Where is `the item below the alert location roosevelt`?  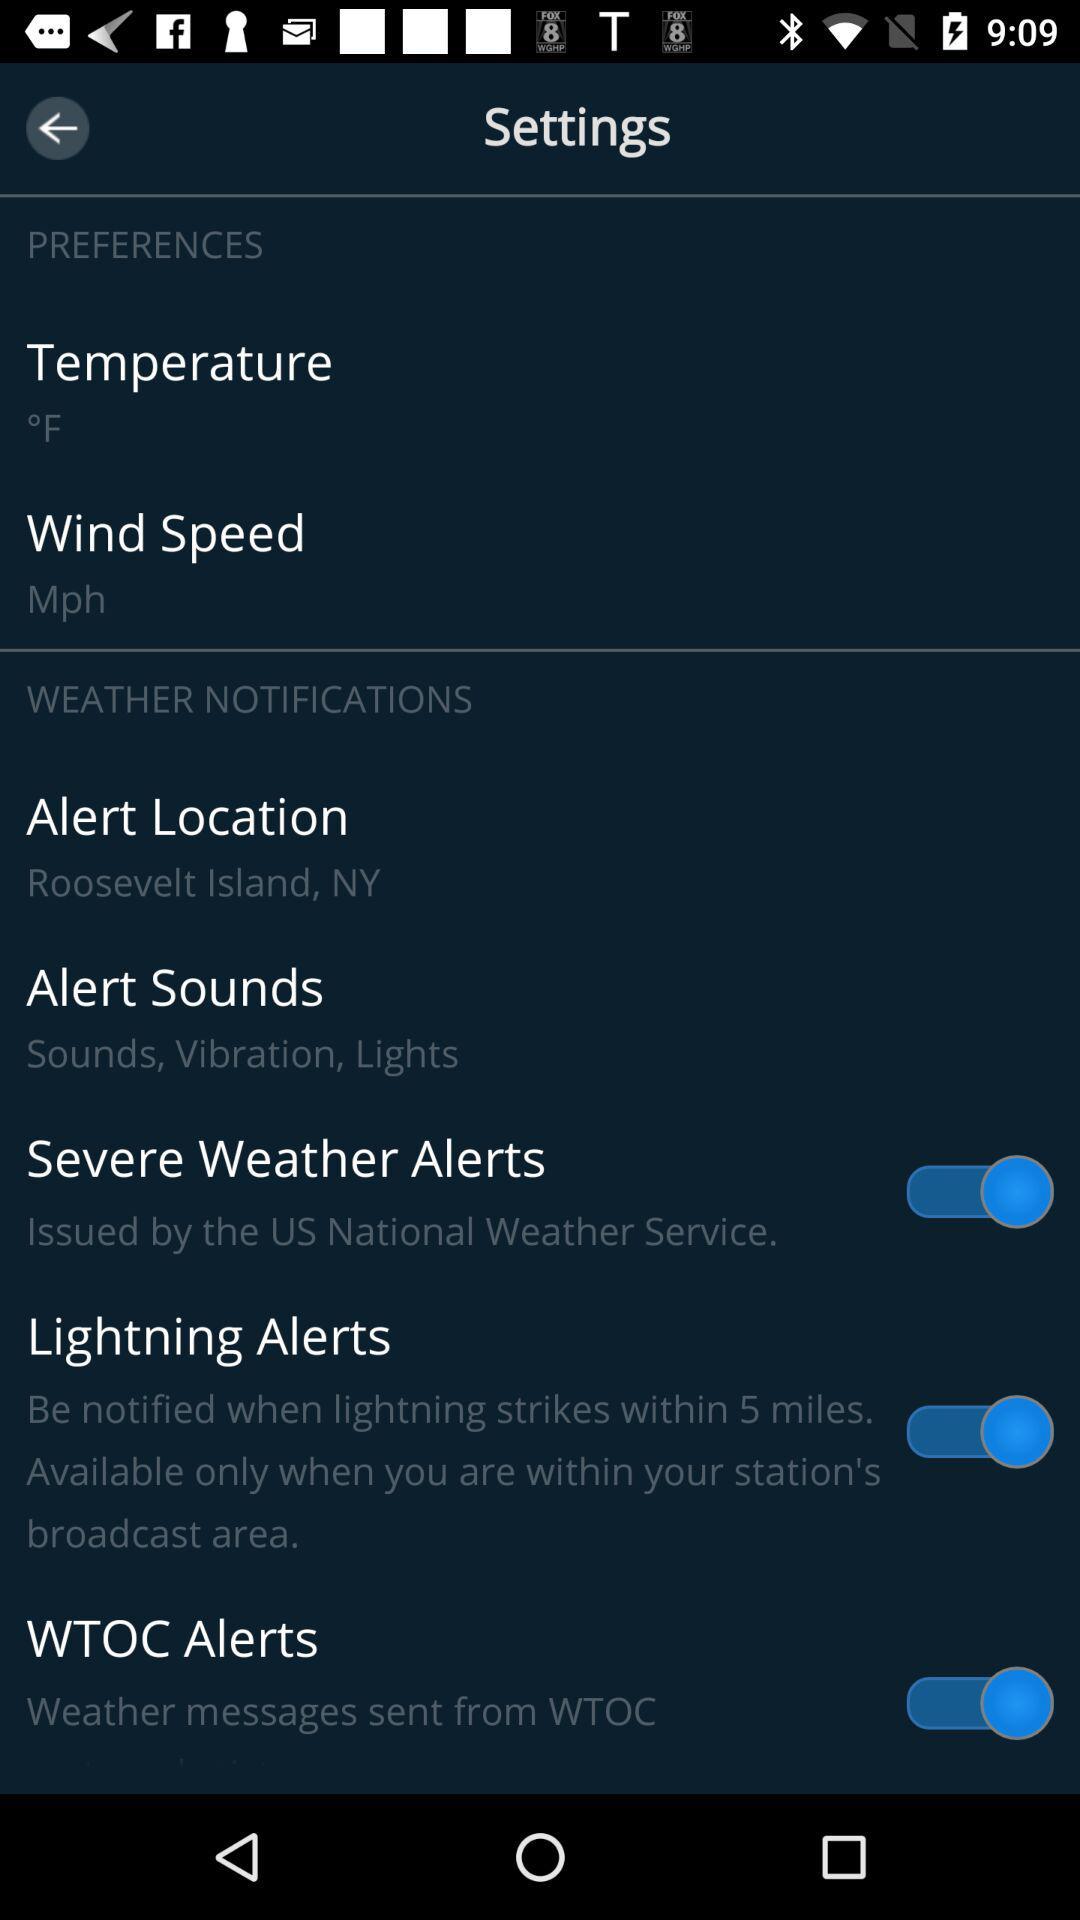 the item below the alert location roosevelt is located at coordinates (540, 1017).